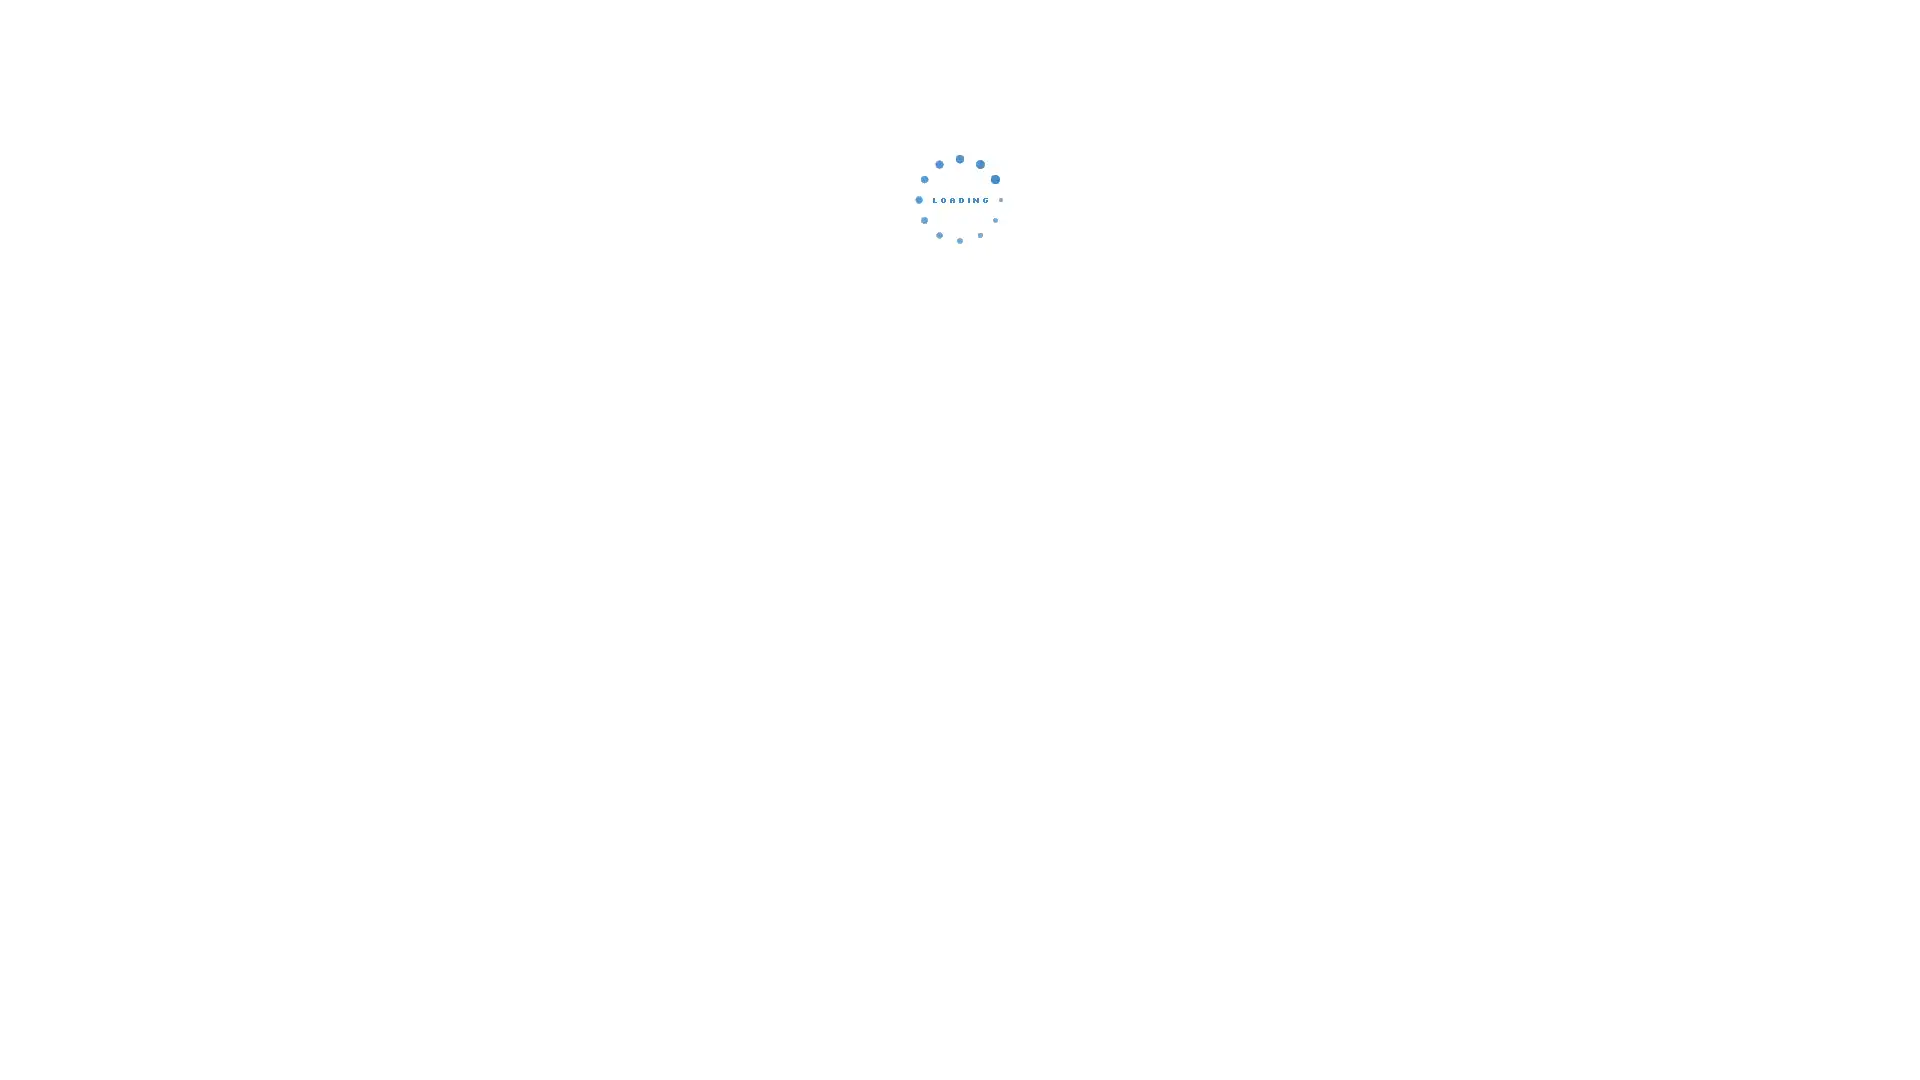 Image resolution: width=1920 pixels, height=1080 pixels. I want to click on Continue, so click(960, 335).